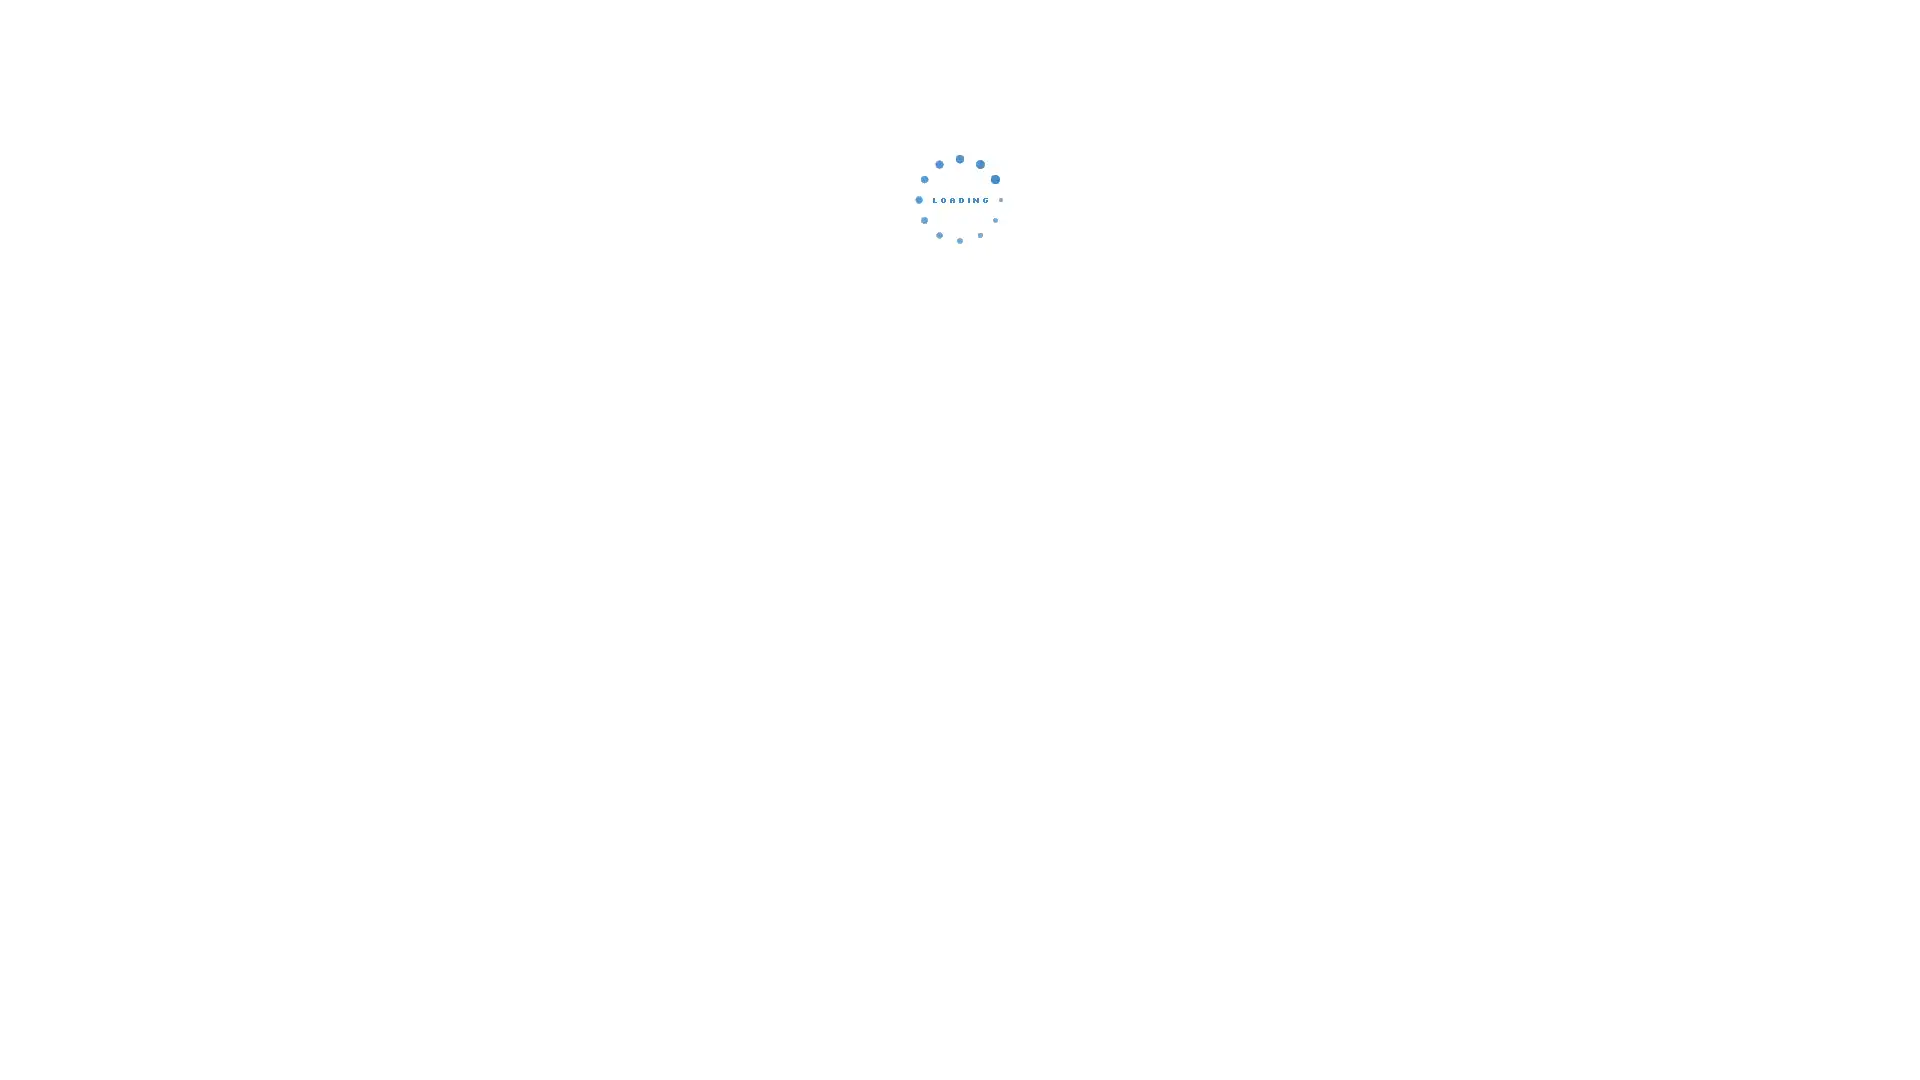 Image resolution: width=1920 pixels, height=1080 pixels. I want to click on Continue, so click(960, 335).